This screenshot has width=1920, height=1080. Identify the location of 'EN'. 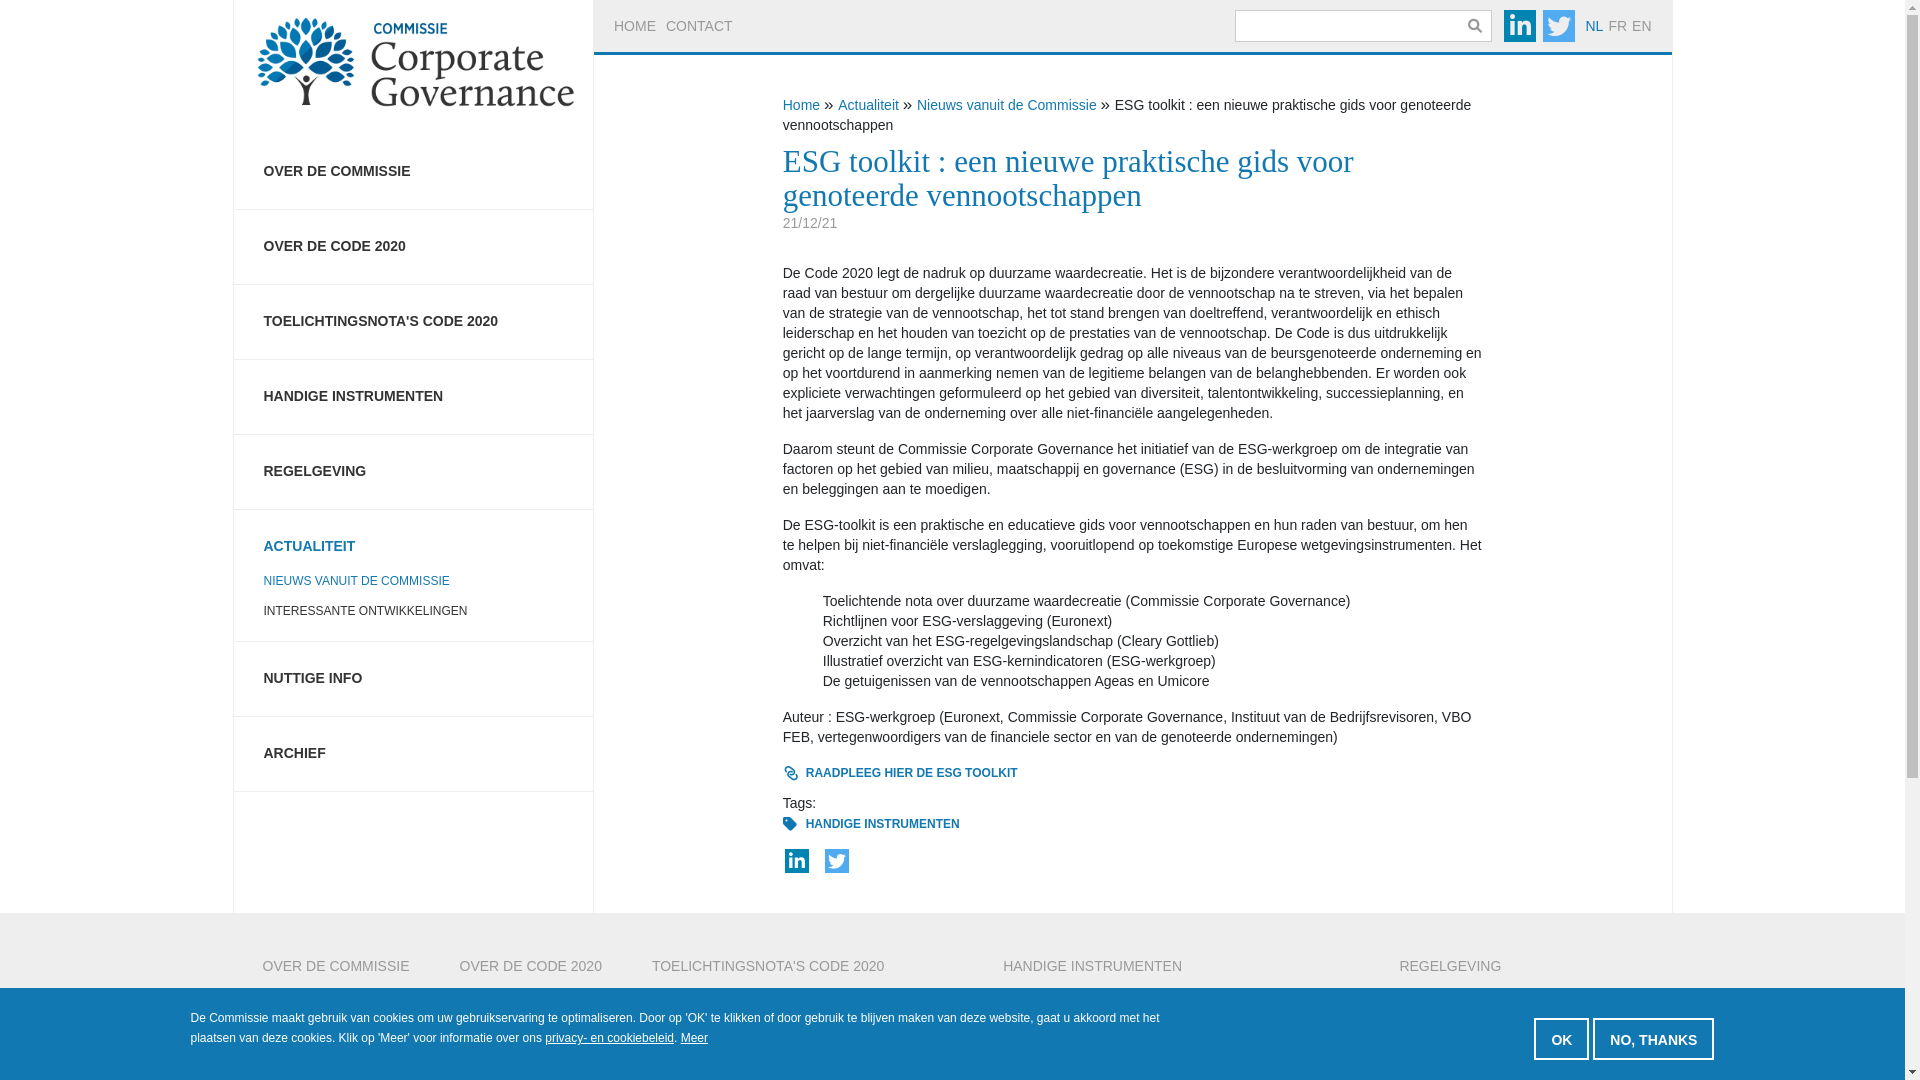
(1641, 26).